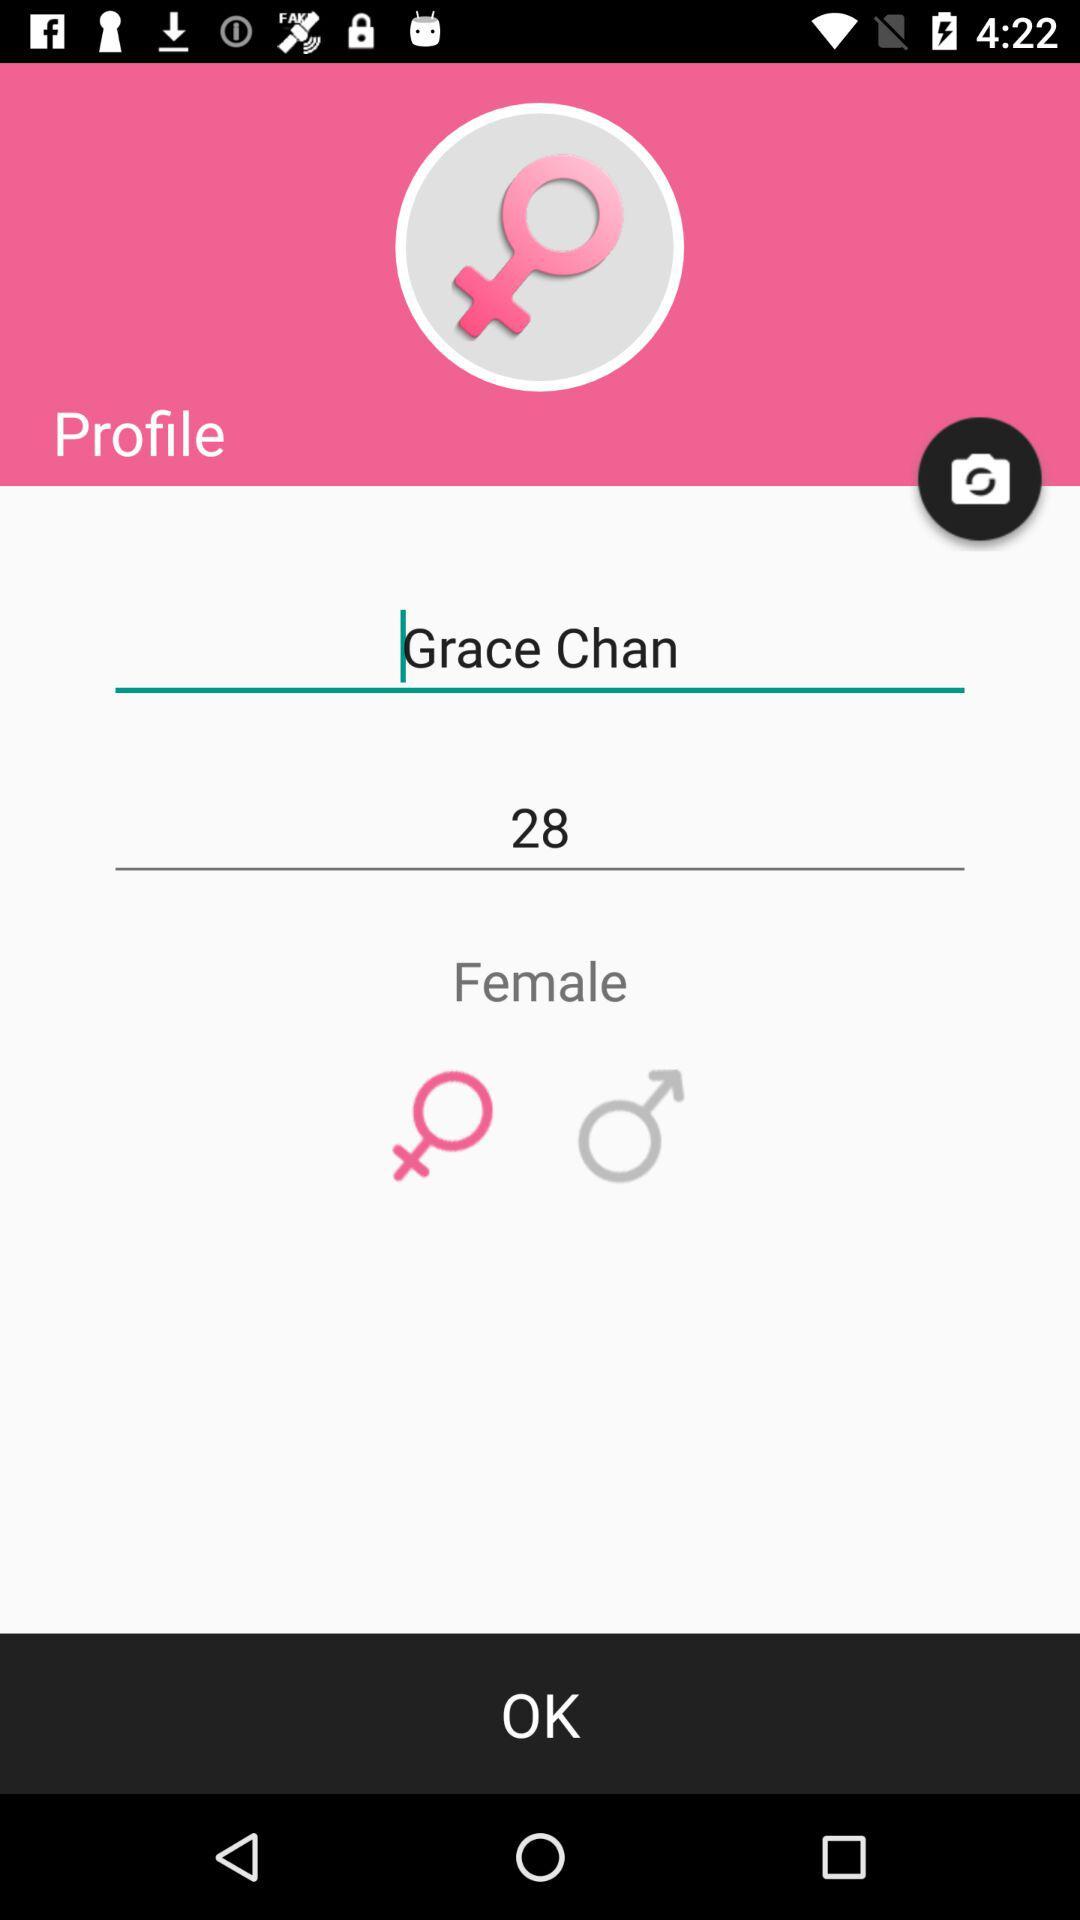  I want to click on change from front to back camera, so click(980, 480).